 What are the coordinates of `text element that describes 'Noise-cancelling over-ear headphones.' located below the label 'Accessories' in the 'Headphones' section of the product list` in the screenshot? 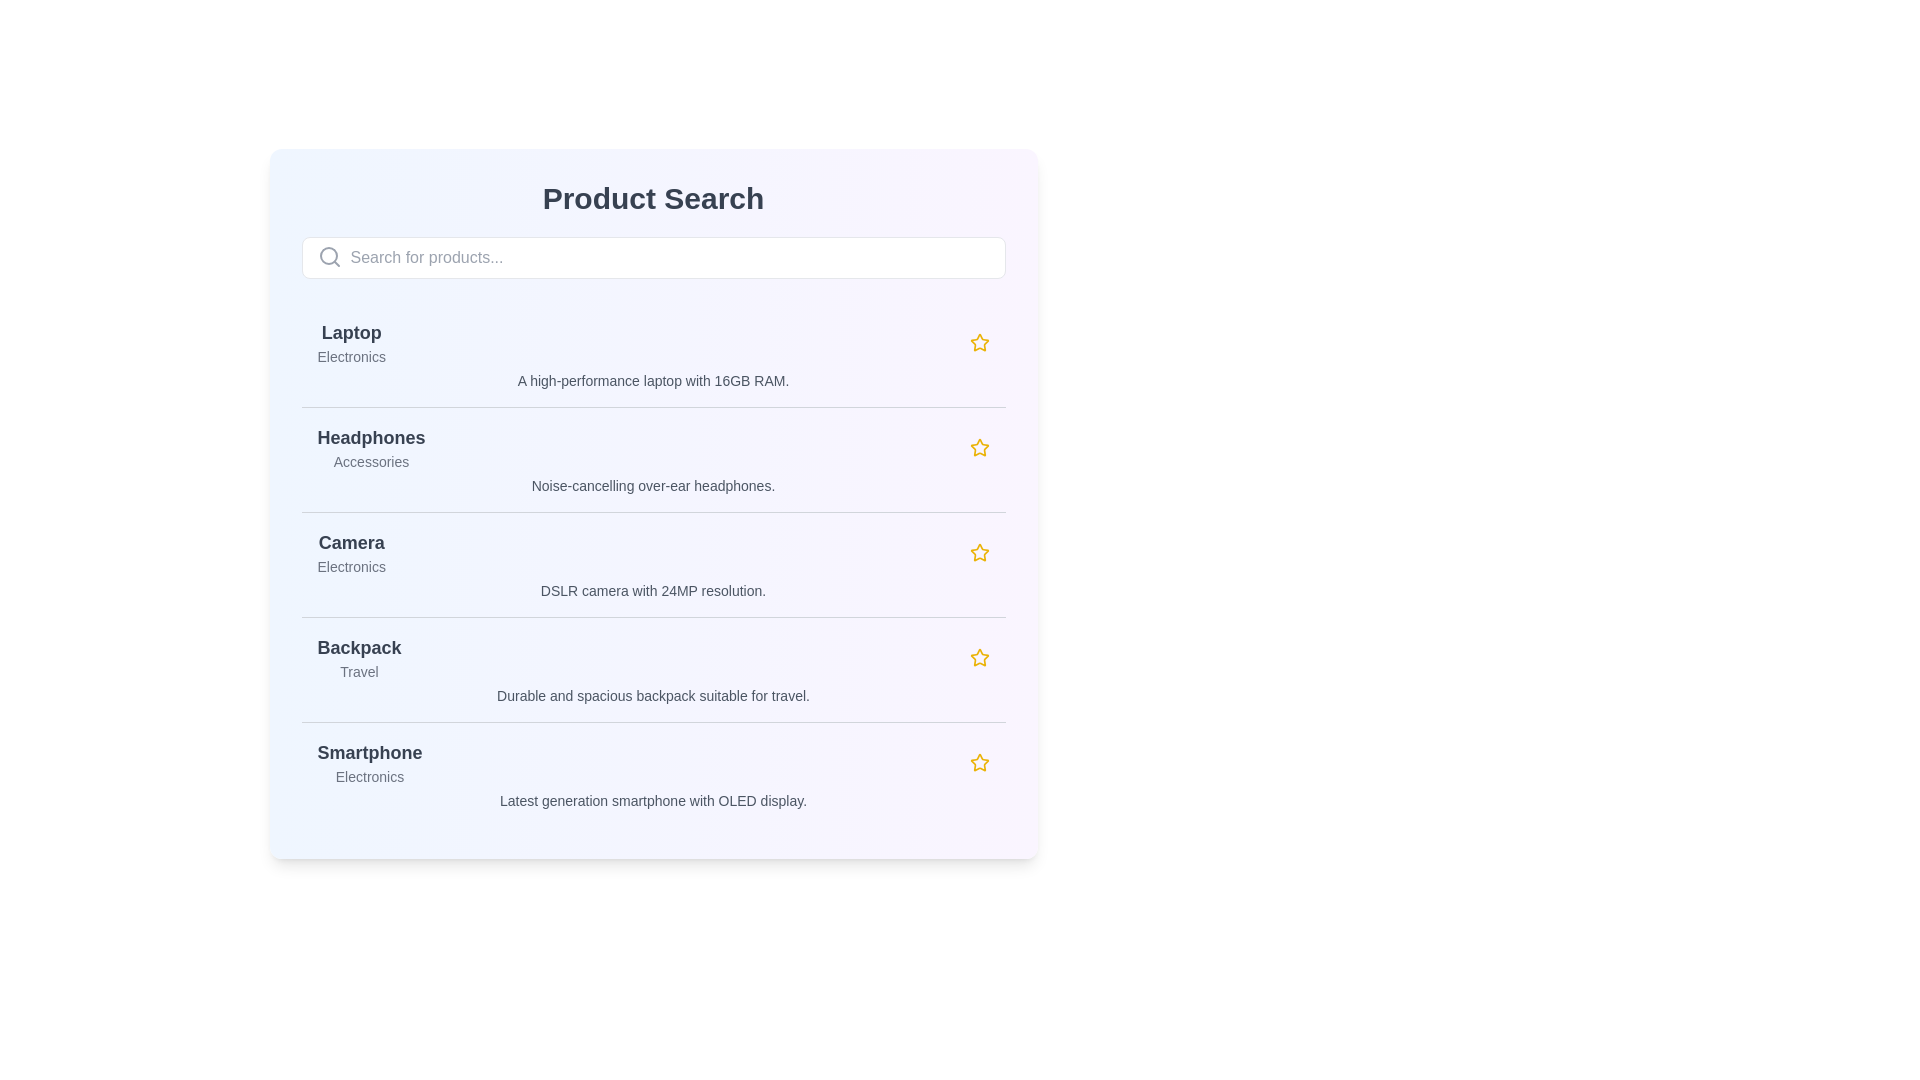 It's located at (653, 486).